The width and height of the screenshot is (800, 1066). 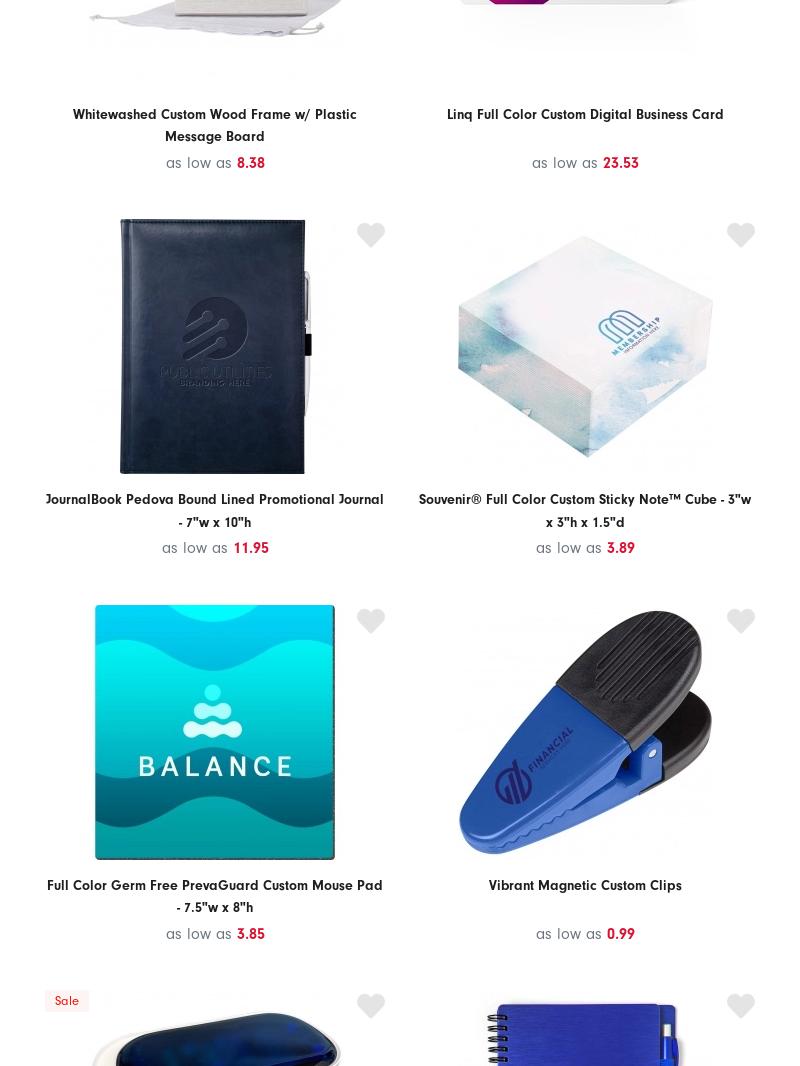 I want to click on 'Whitewashed Custom Wood Frame w/ Plastic Message Board', so click(x=214, y=124).